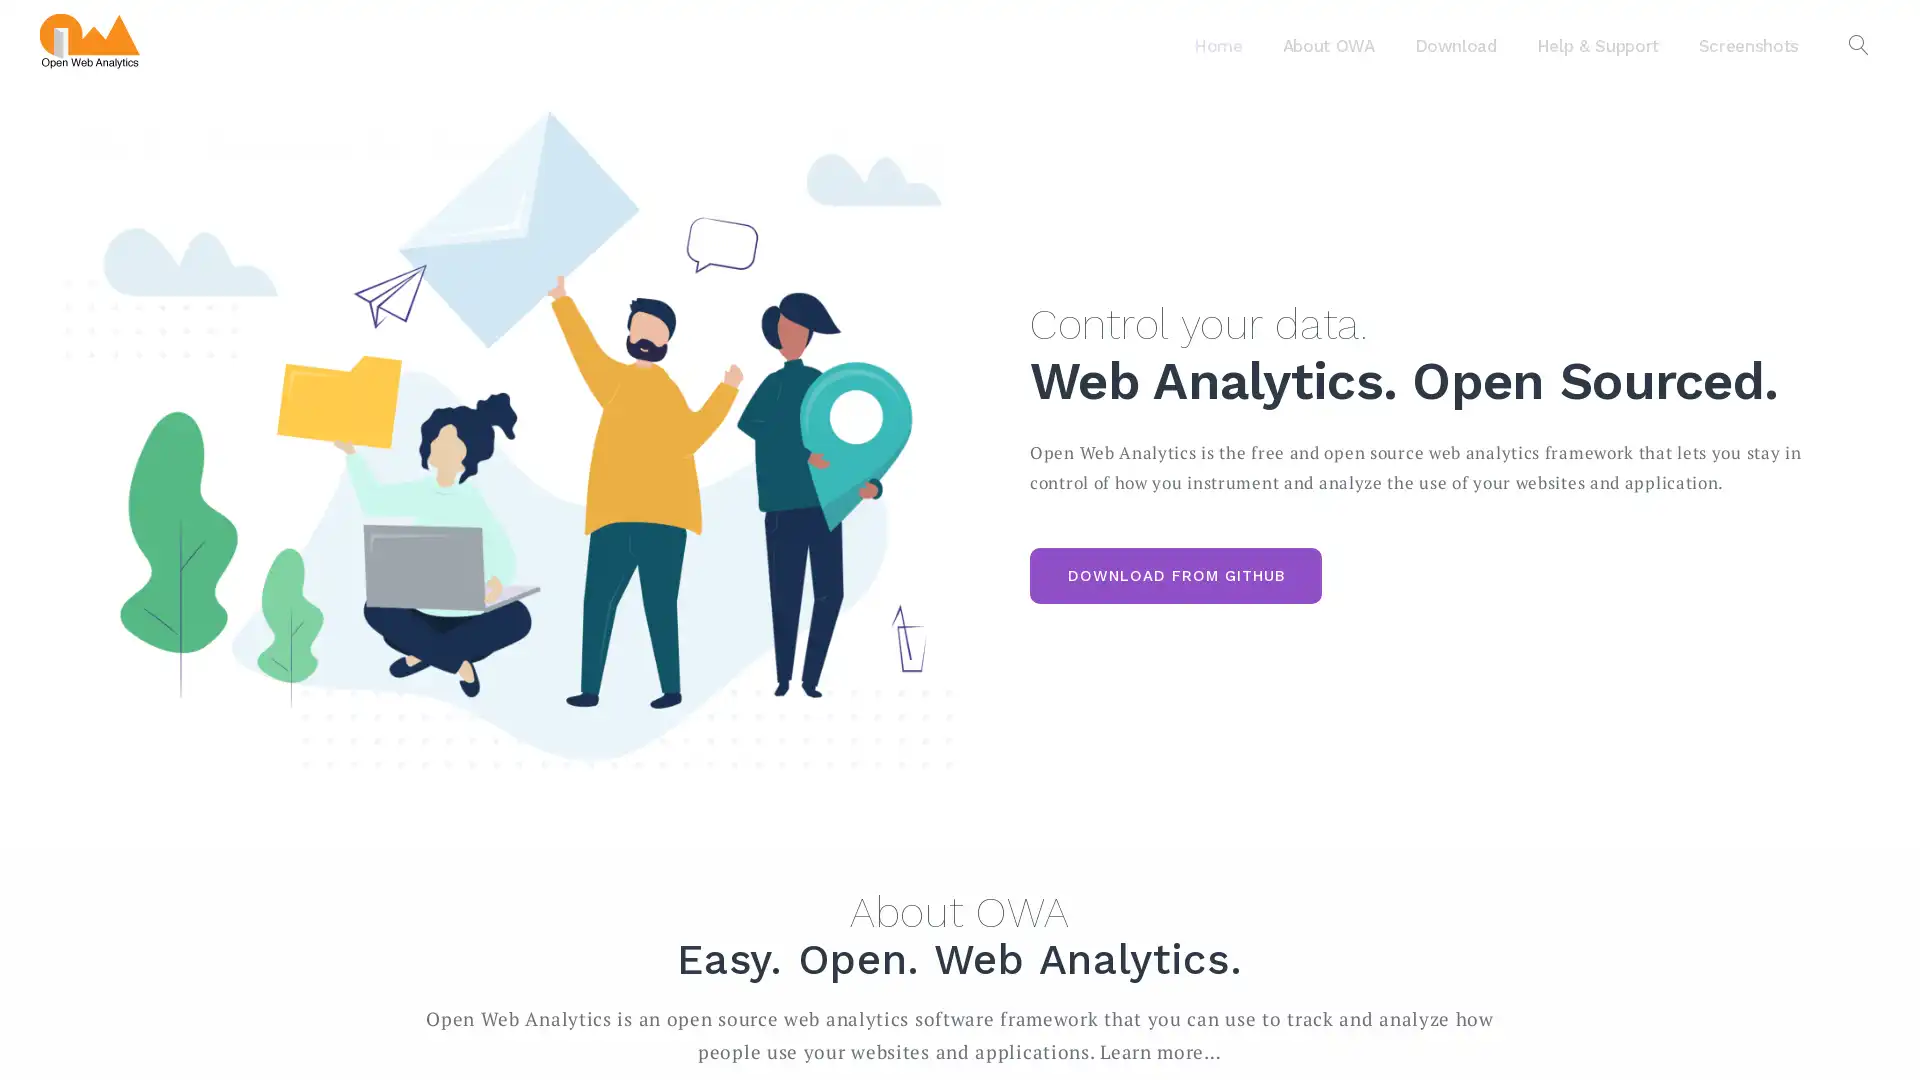  What do you see at coordinates (1858, 45) in the screenshot?
I see `OPEN SEARCH` at bounding box center [1858, 45].